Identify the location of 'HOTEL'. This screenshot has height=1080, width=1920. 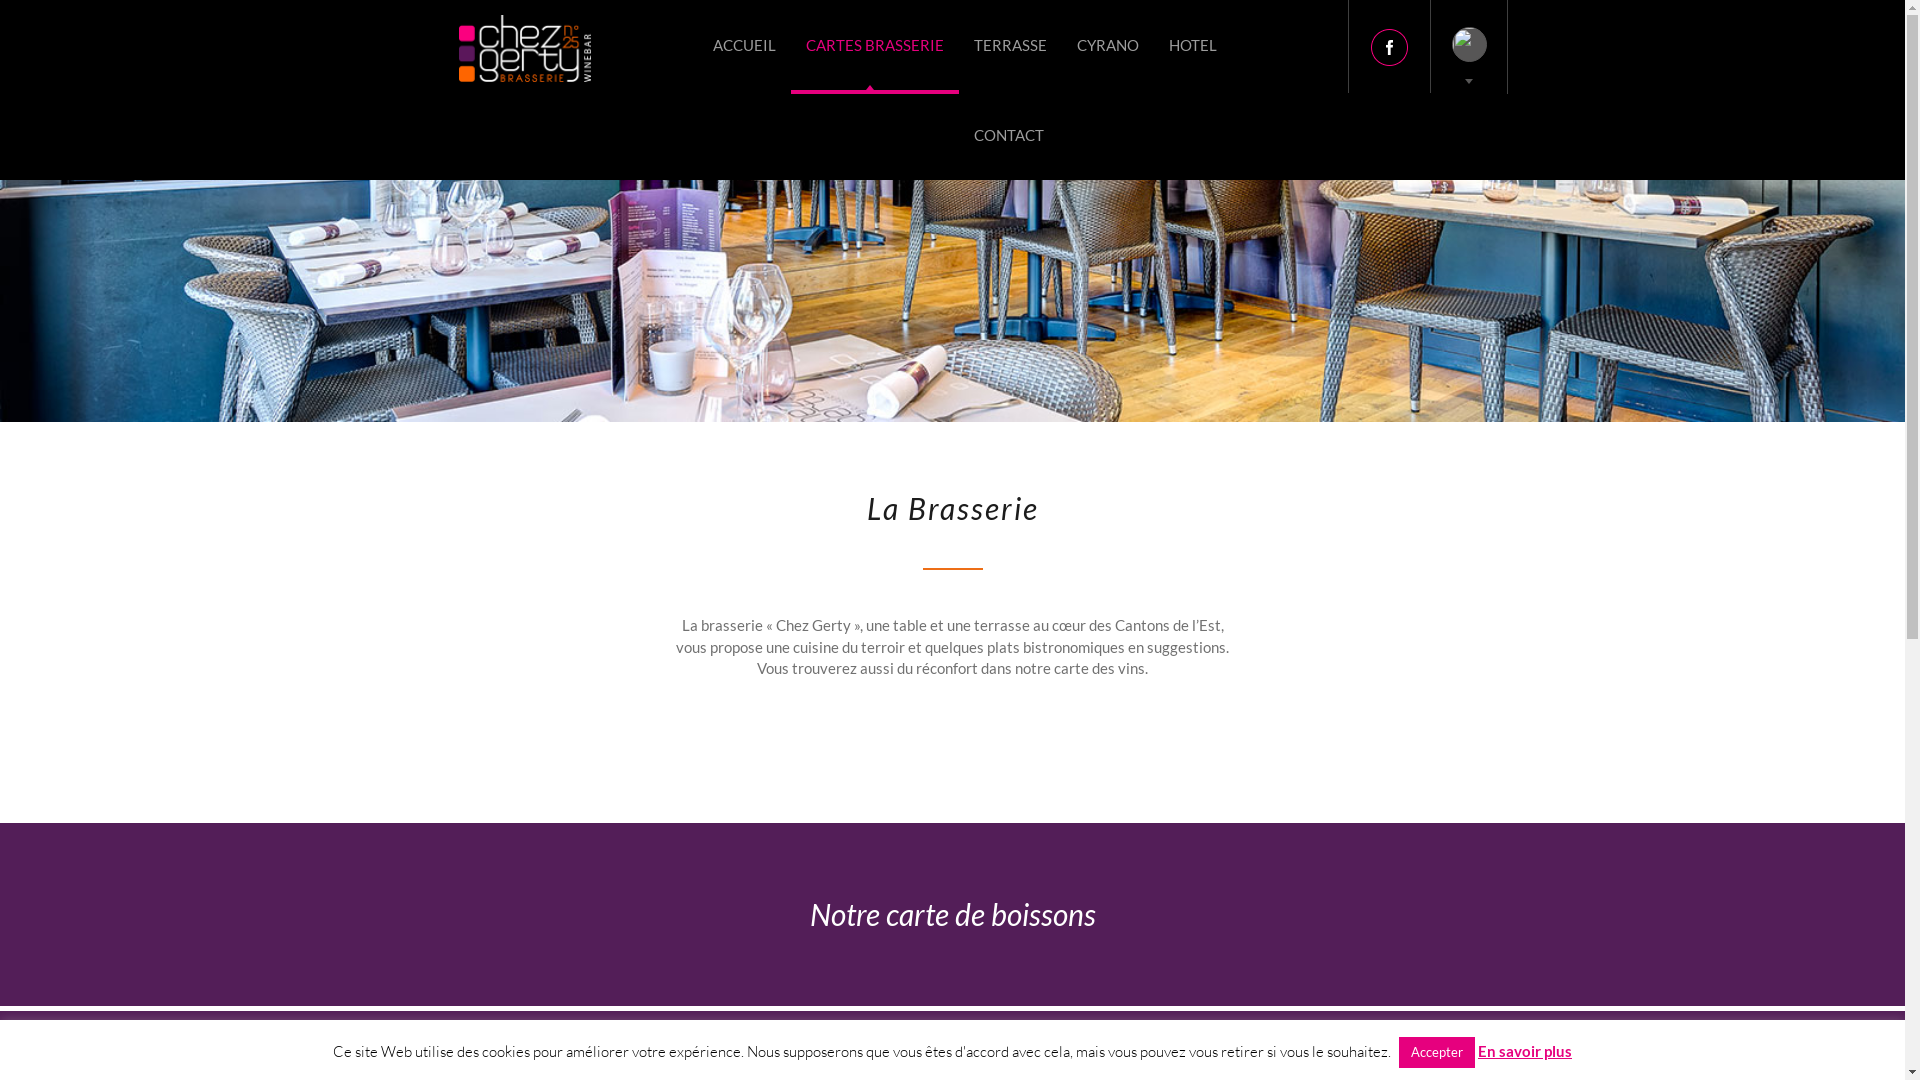
(1153, 45).